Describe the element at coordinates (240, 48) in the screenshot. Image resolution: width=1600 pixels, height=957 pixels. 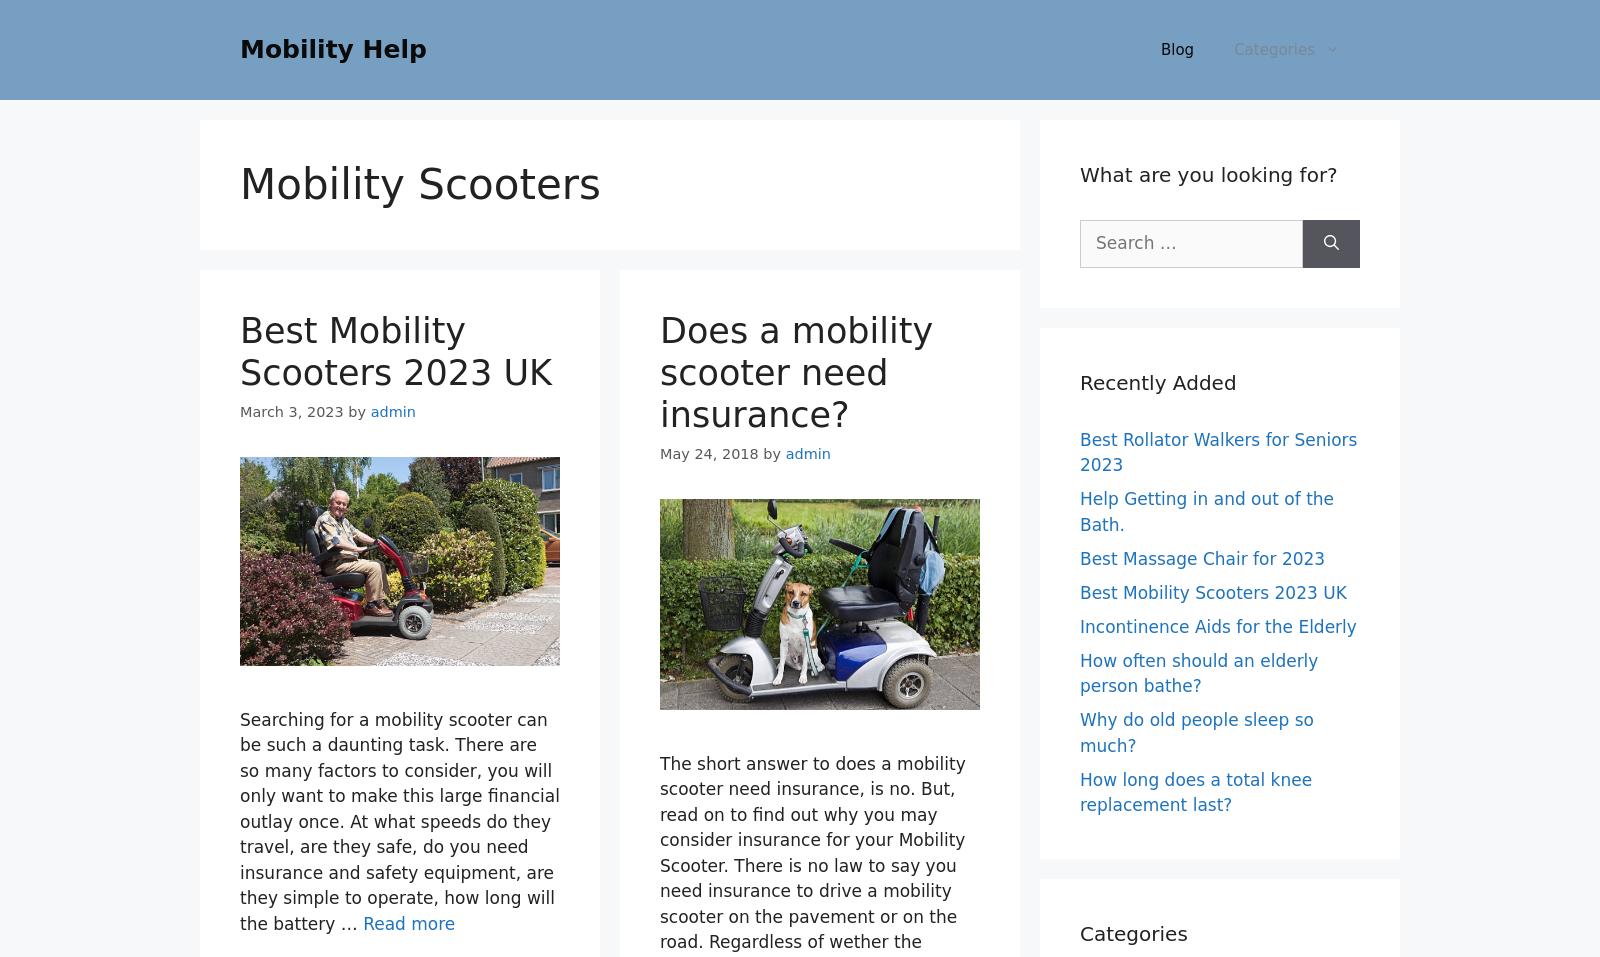
I see `'Mobility Help'` at that location.